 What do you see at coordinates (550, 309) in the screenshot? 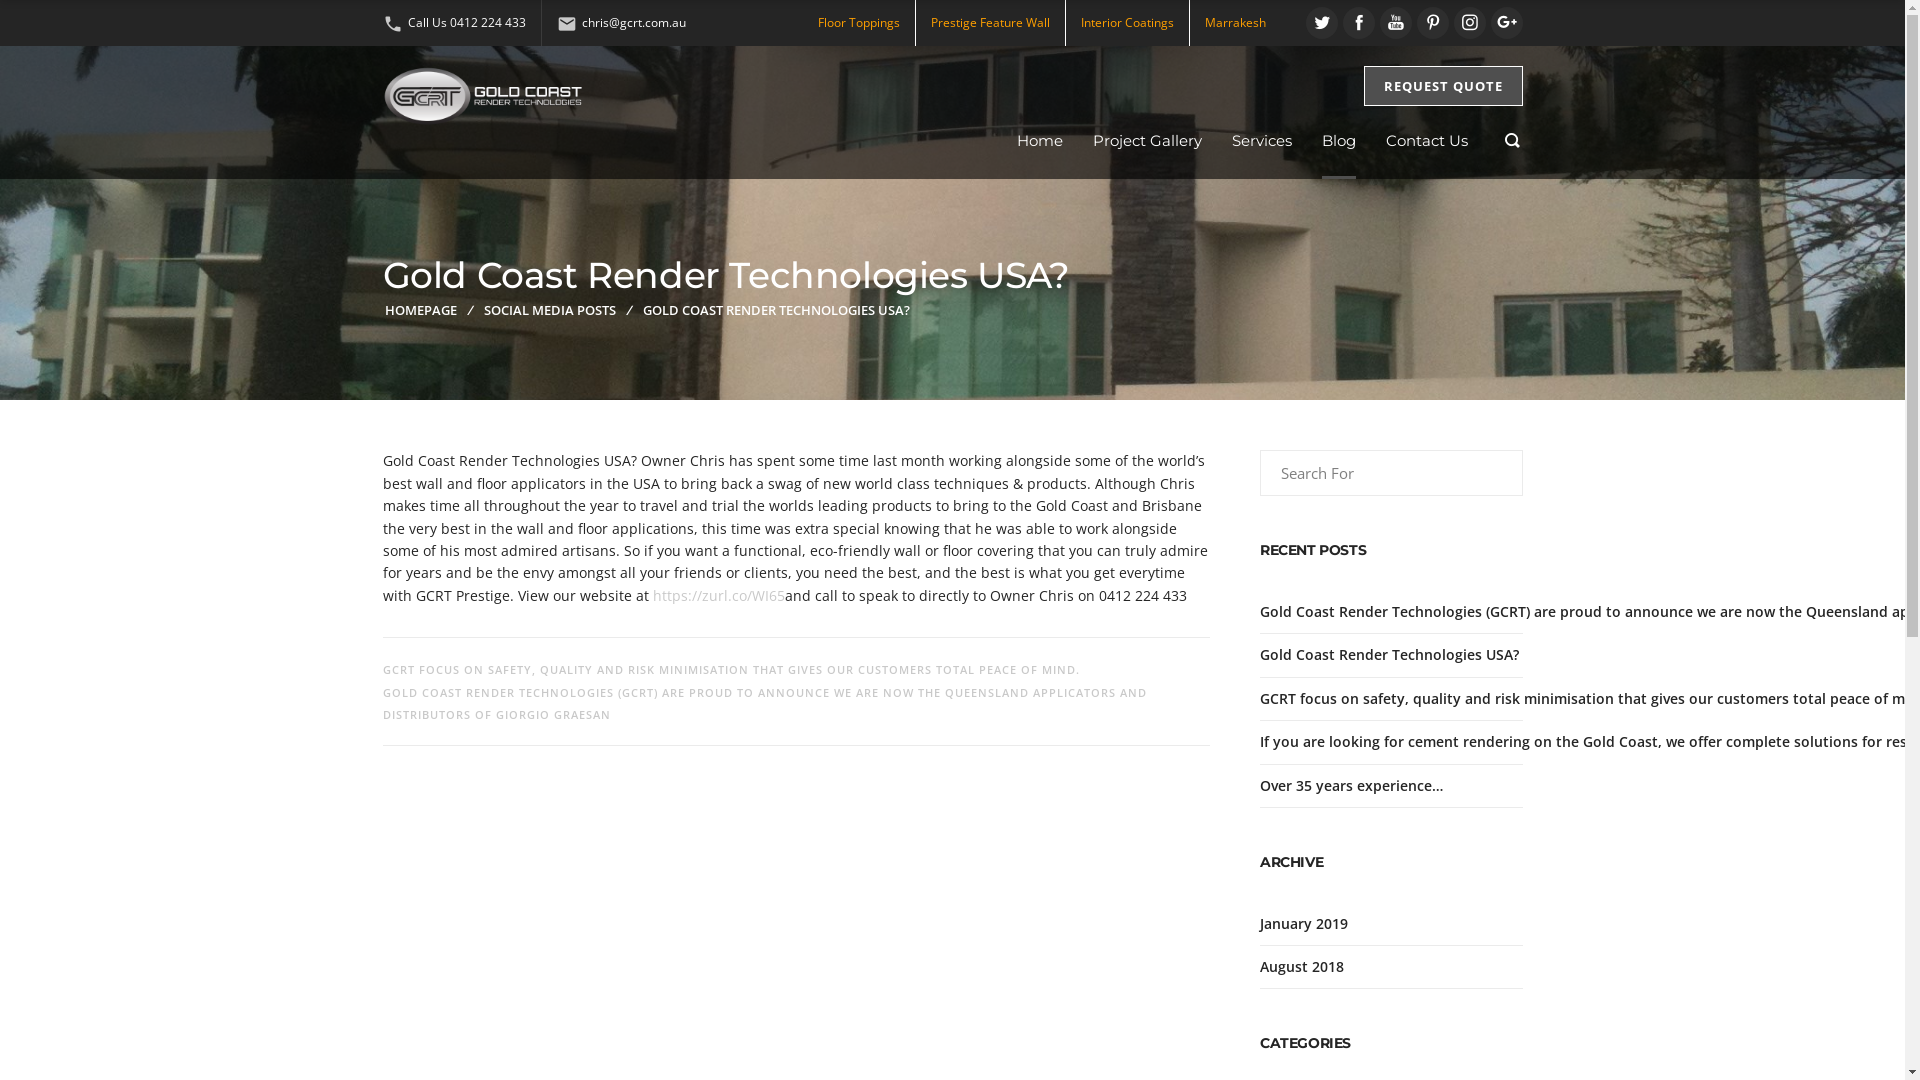
I see `'SOCIAL MEDIA POSTS'` at bounding box center [550, 309].